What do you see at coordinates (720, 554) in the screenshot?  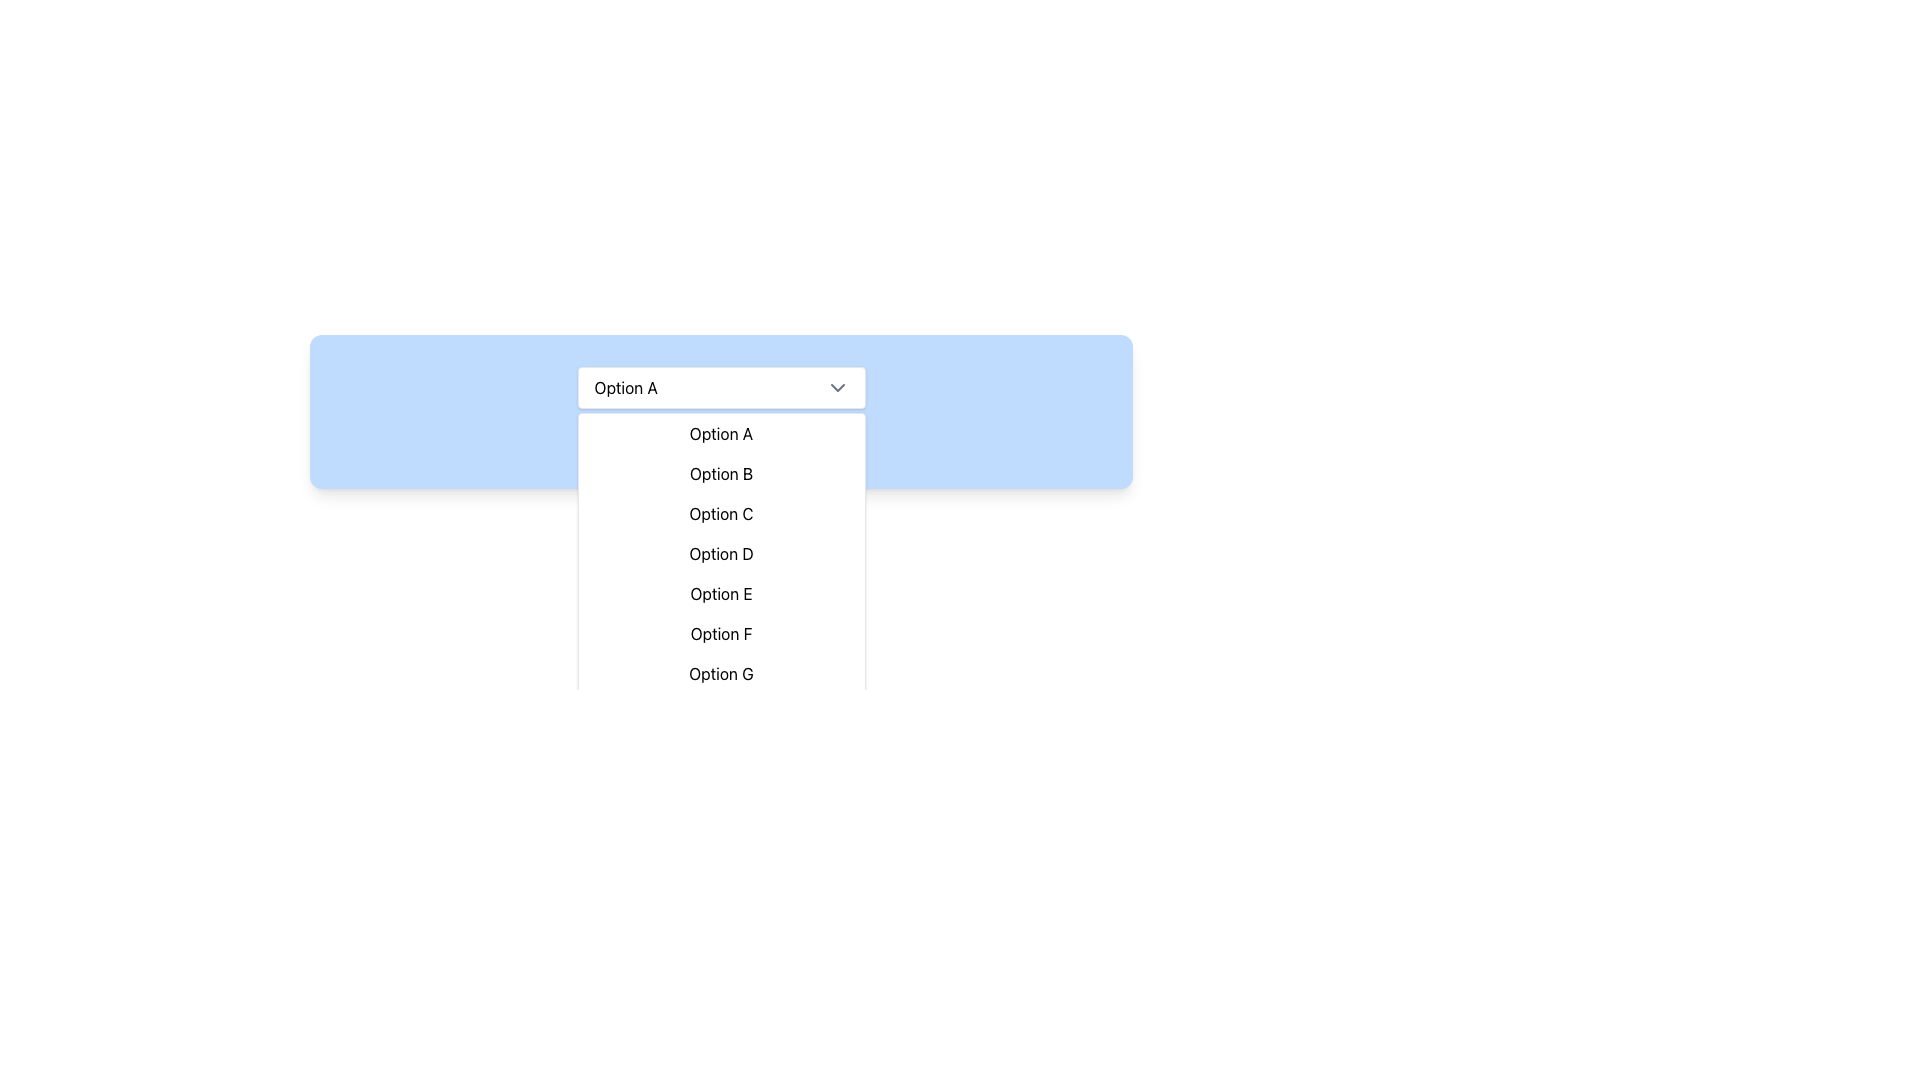 I see `the 'Option D' in the dropdown menu` at bounding box center [720, 554].